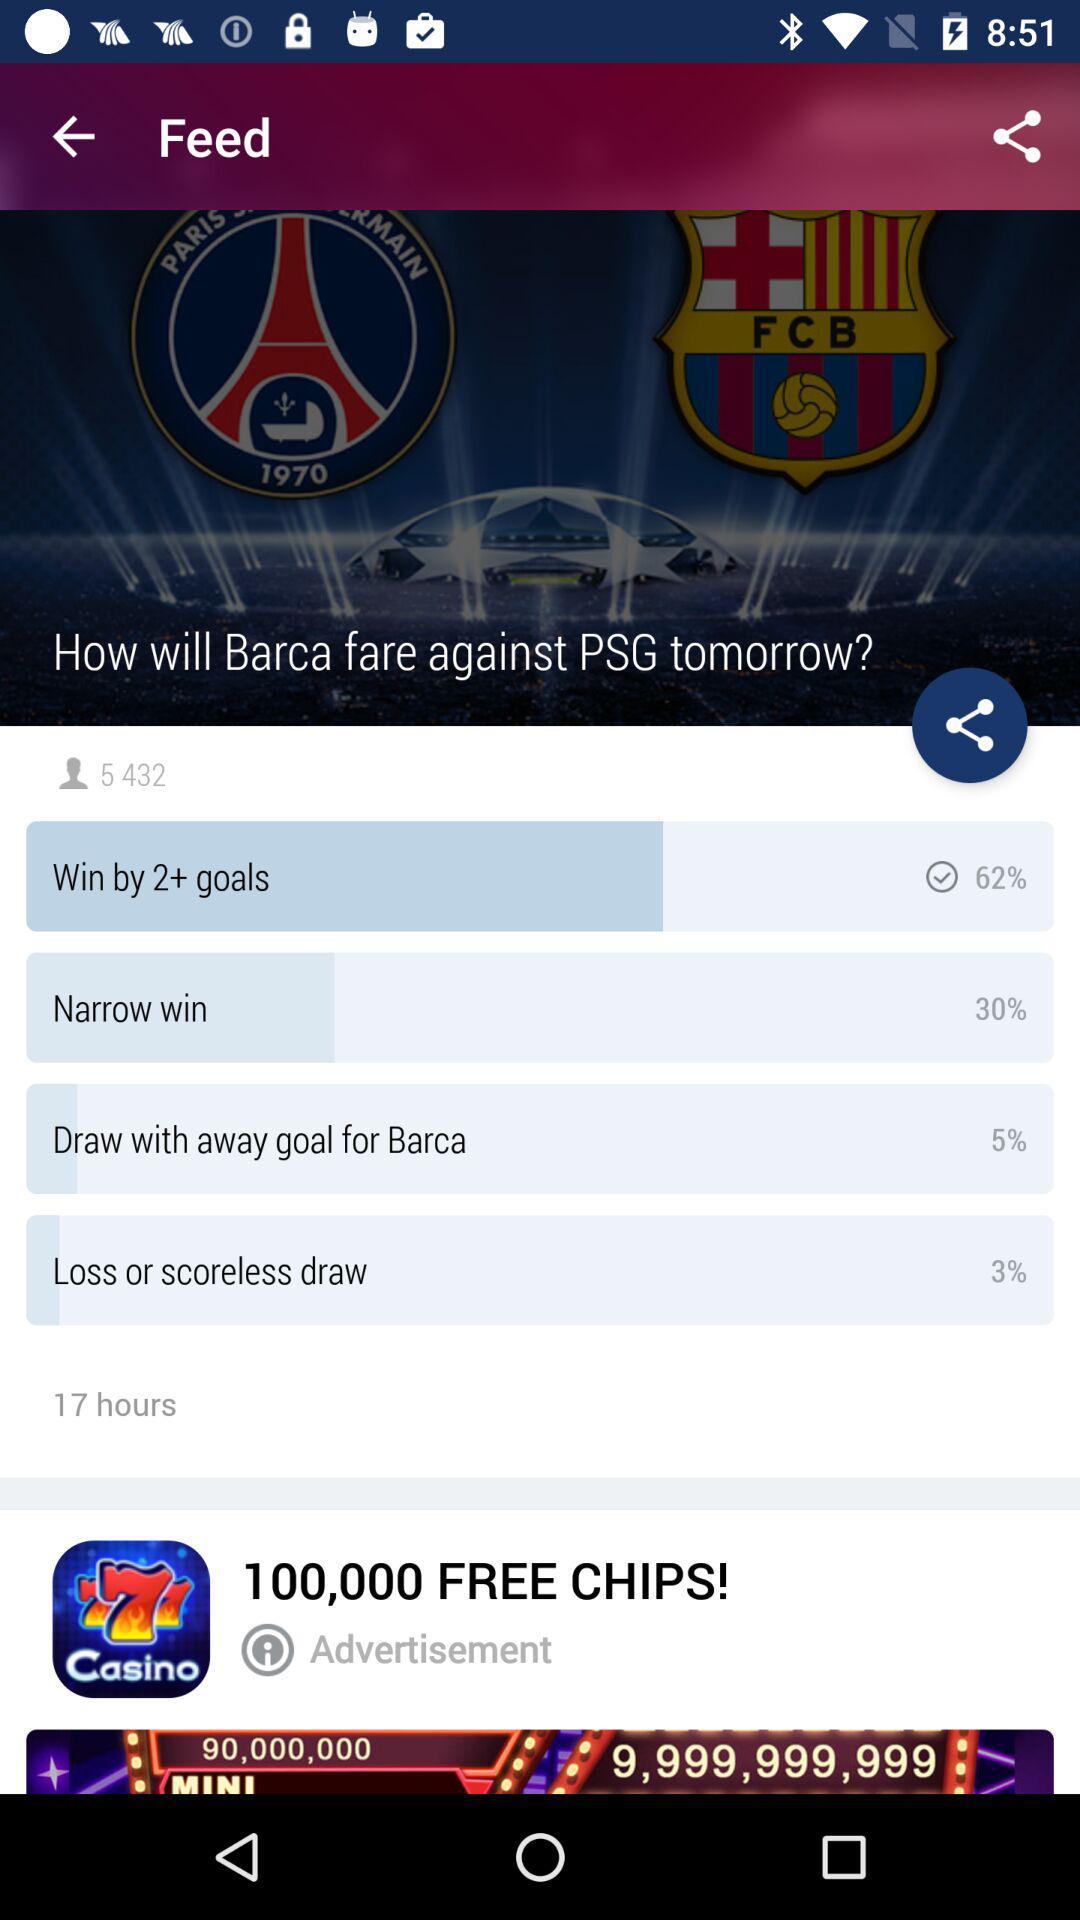 Image resolution: width=1080 pixels, height=1920 pixels. Describe the element at coordinates (968, 724) in the screenshot. I see `the share icon` at that location.